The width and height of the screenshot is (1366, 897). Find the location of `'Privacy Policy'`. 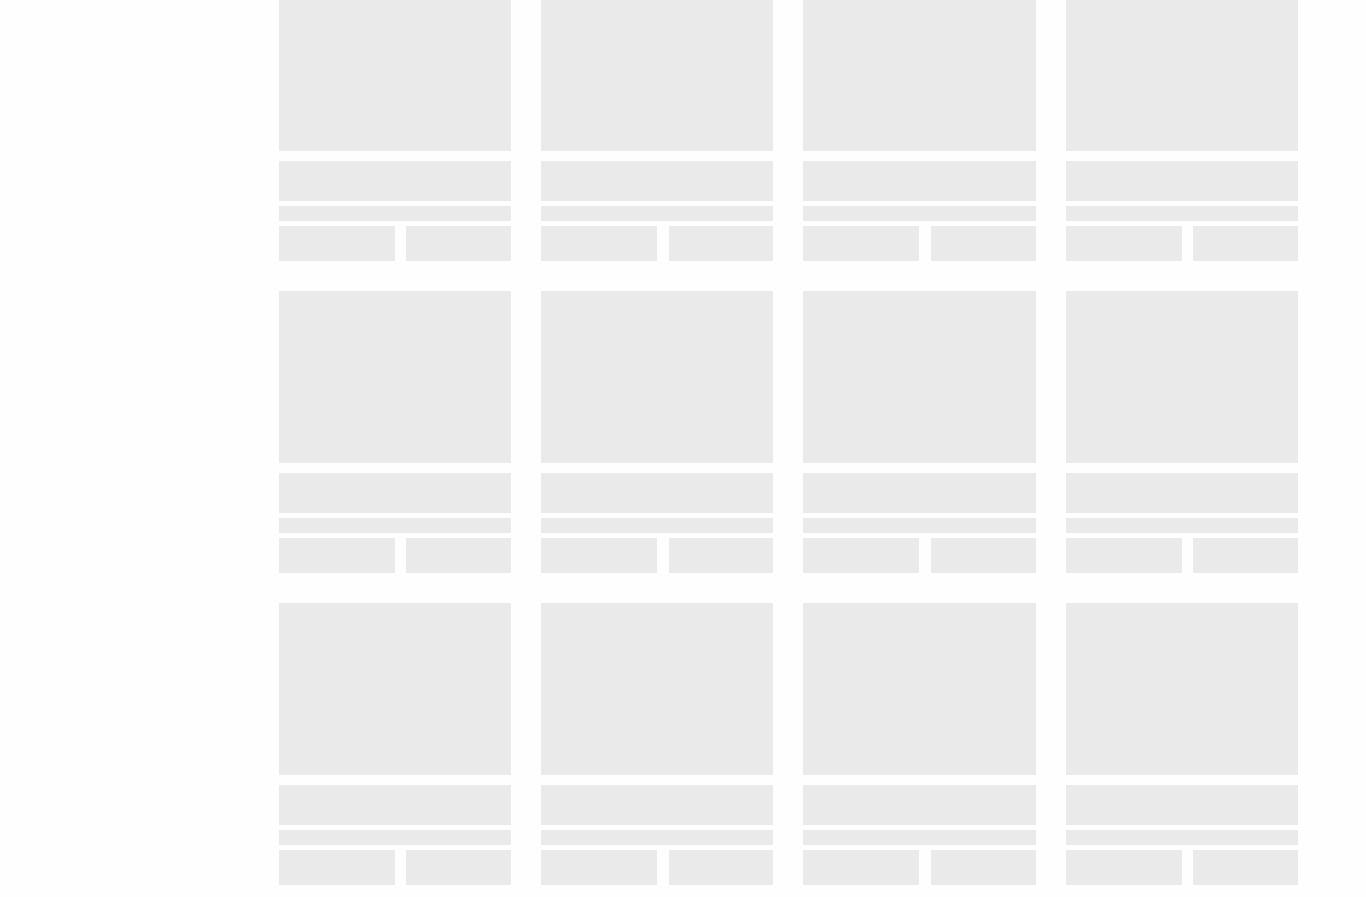

'Privacy Policy' is located at coordinates (1084, 464).